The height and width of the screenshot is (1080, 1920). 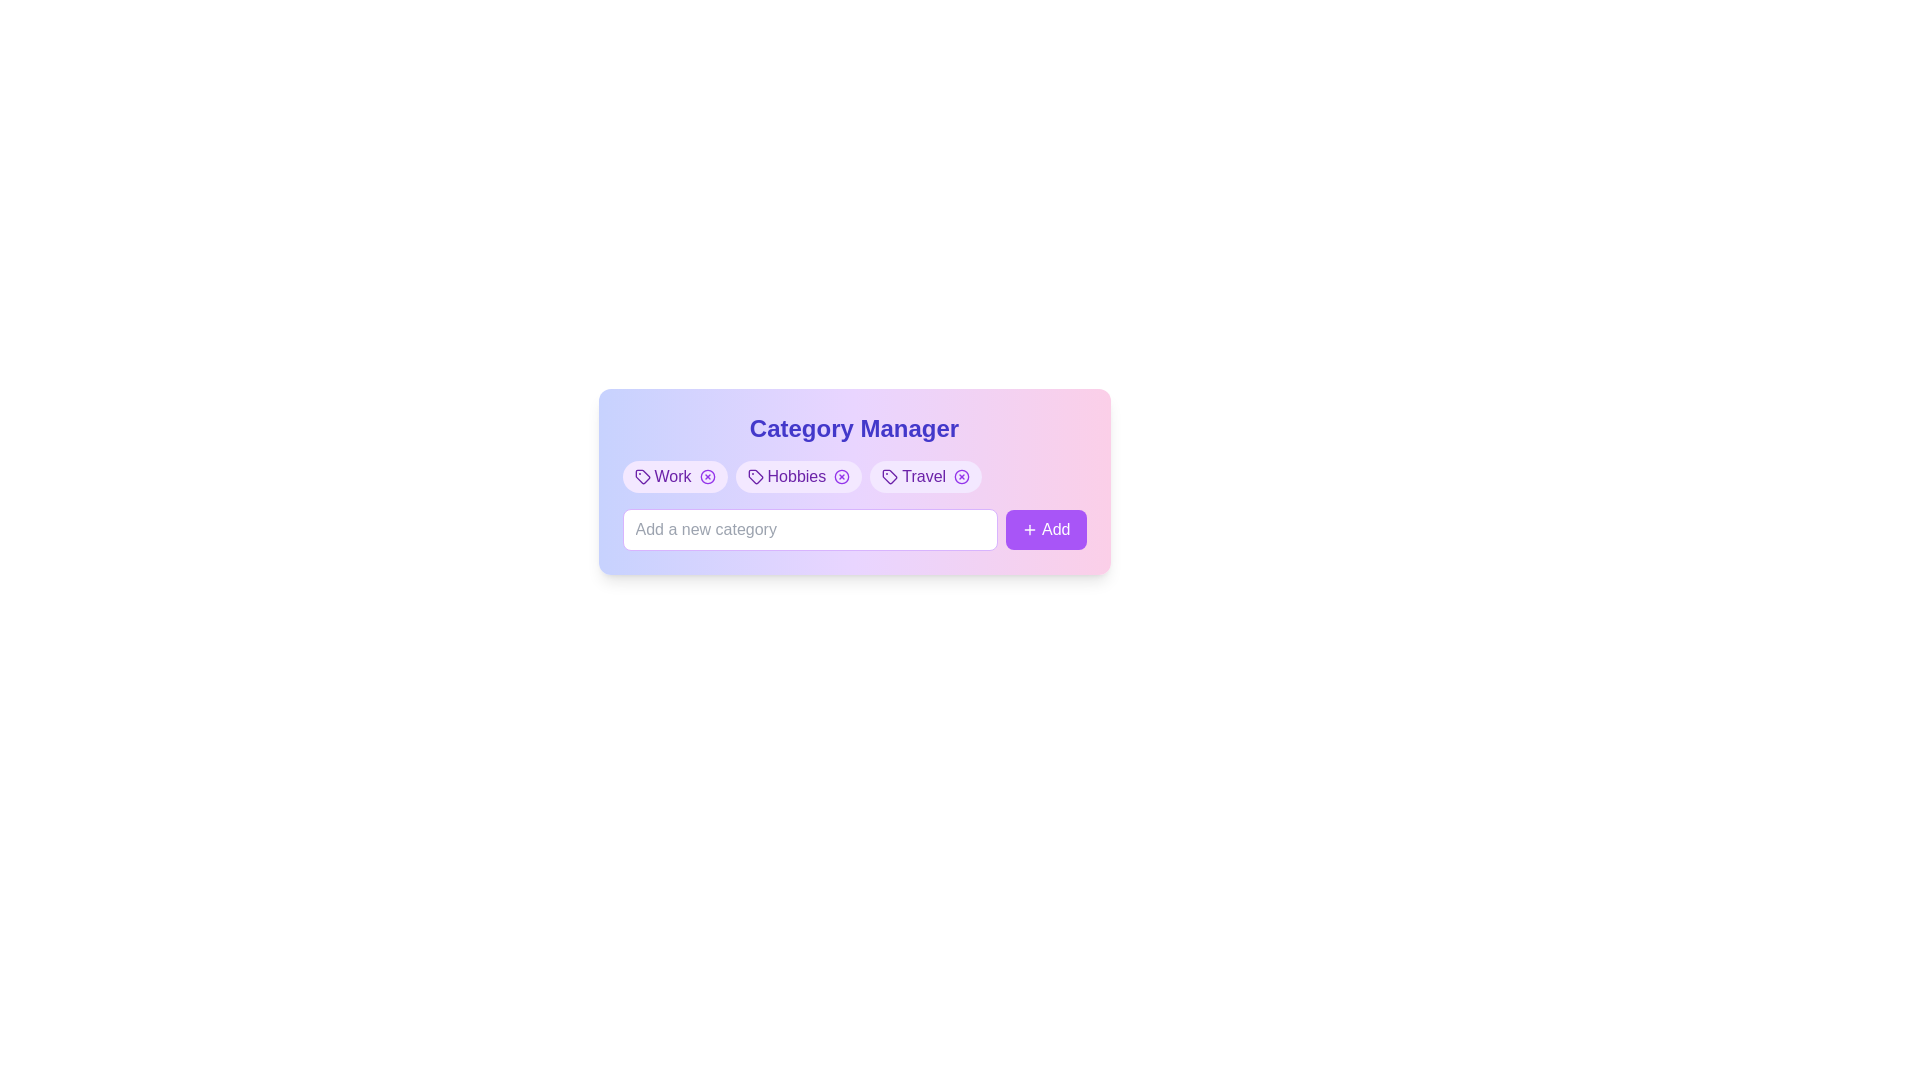 I want to click on the tag icon located to the left of the 'Hobbies' text in the 'Category Manager' interface, so click(x=754, y=477).